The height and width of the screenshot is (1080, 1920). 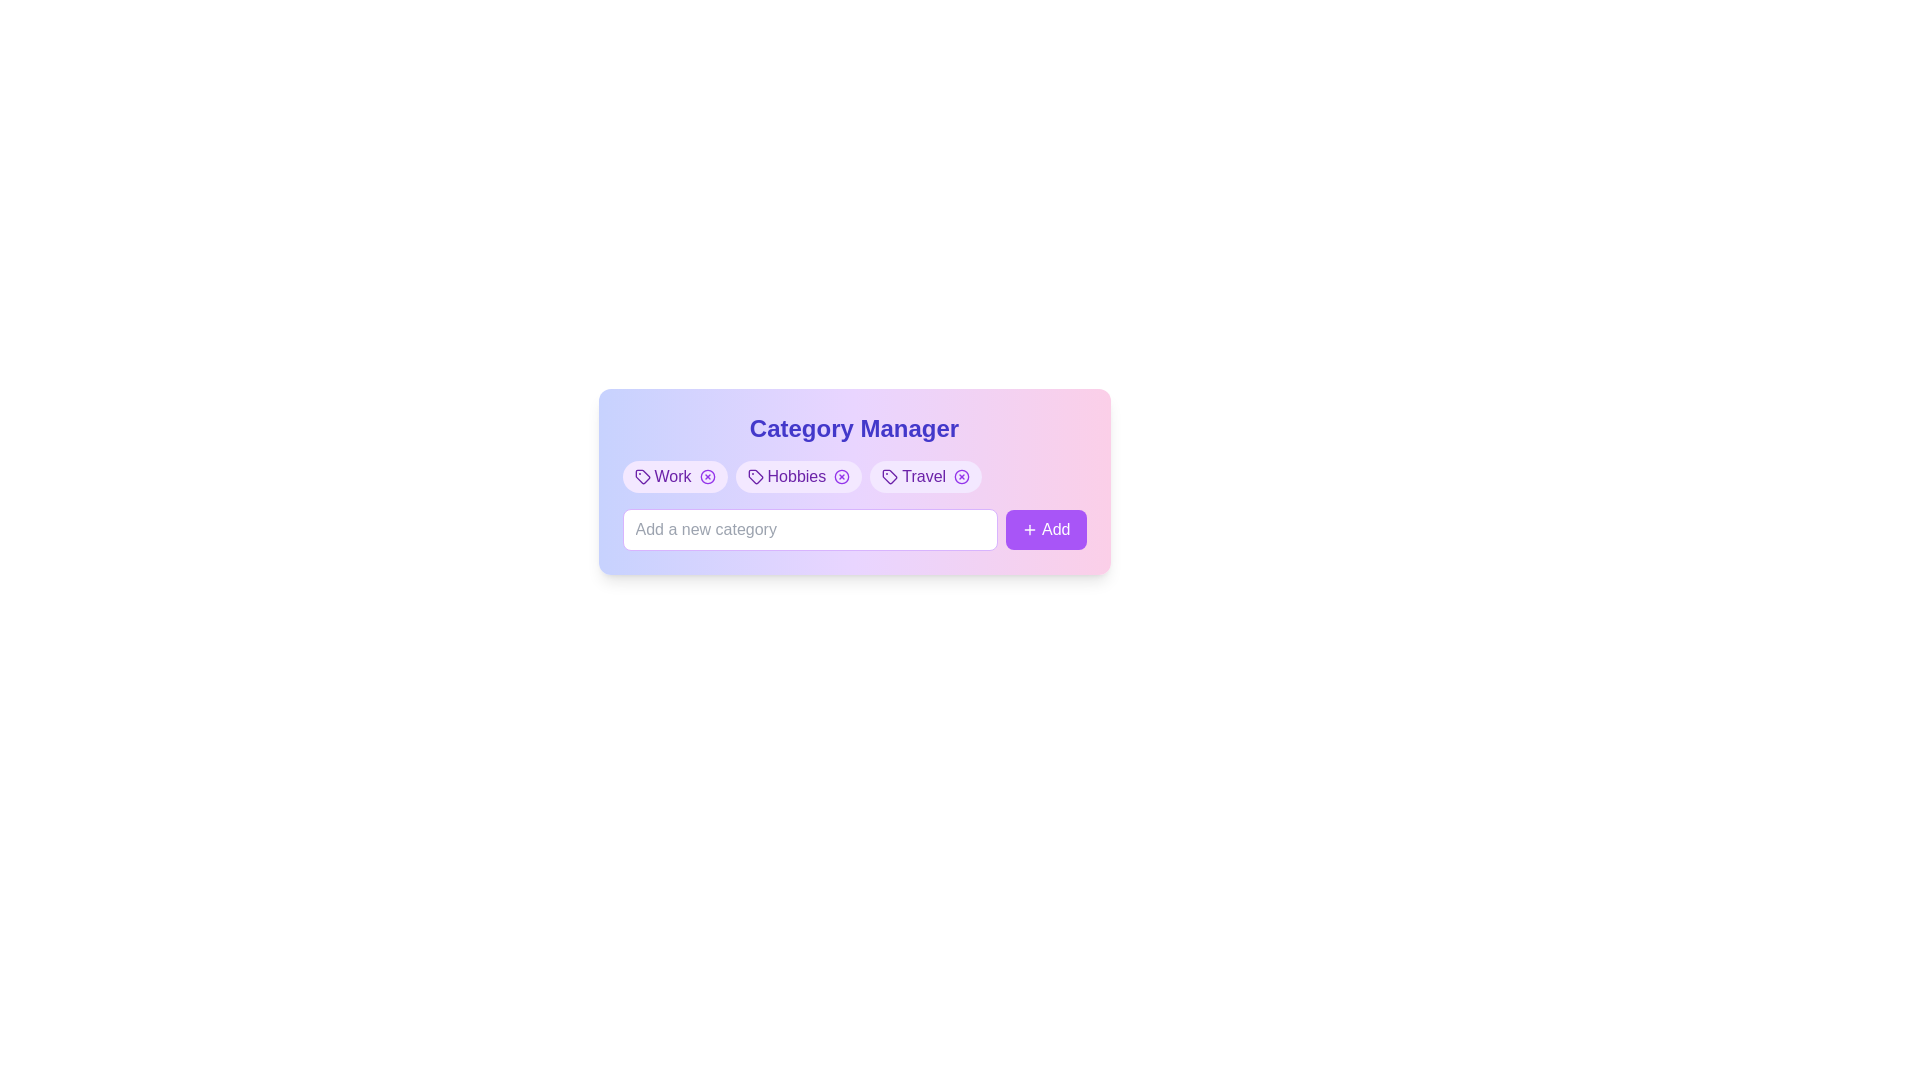 I want to click on the tag icon located to the left of the 'Hobbies' text in the 'Category Manager' interface, so click(x=754, y=477).